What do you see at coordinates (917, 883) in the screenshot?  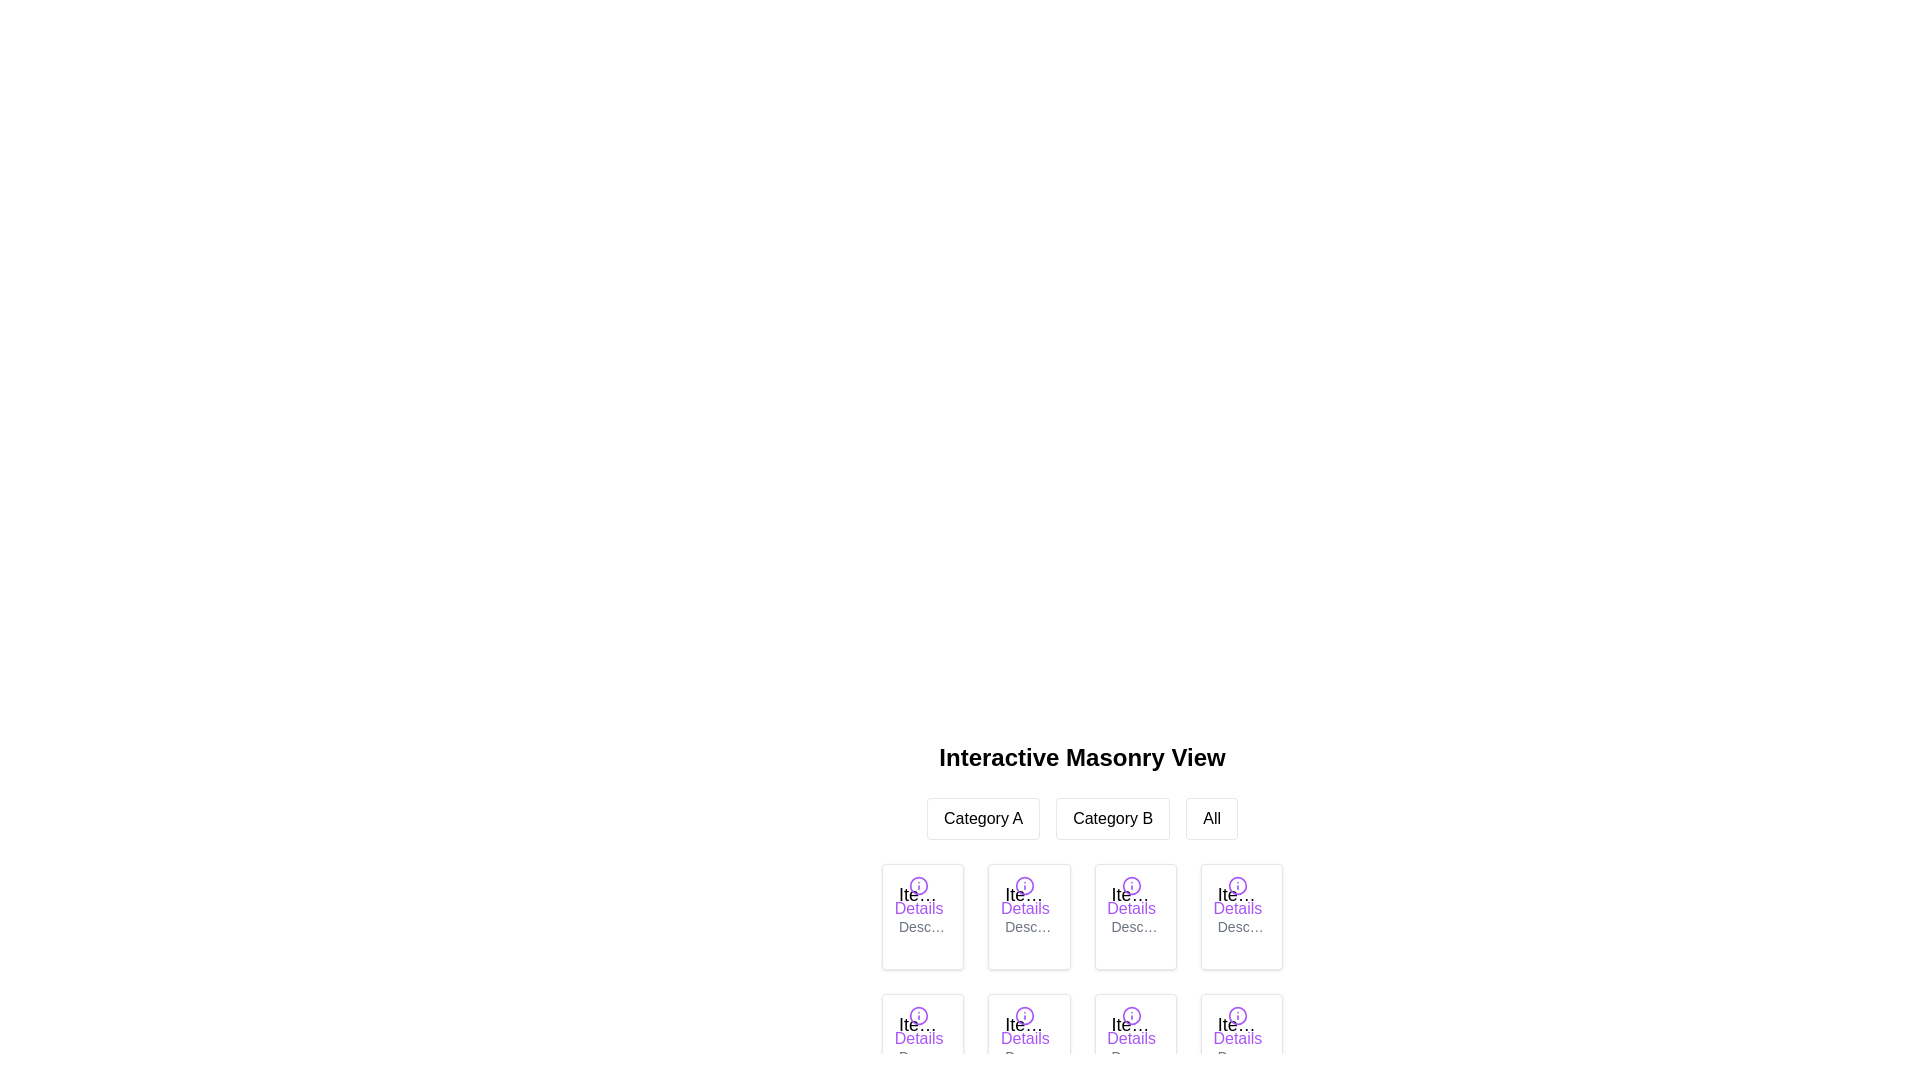 I see `the information icon in the top-left corner of the grid labeled 'Details'` at bounding box center [917, 883].